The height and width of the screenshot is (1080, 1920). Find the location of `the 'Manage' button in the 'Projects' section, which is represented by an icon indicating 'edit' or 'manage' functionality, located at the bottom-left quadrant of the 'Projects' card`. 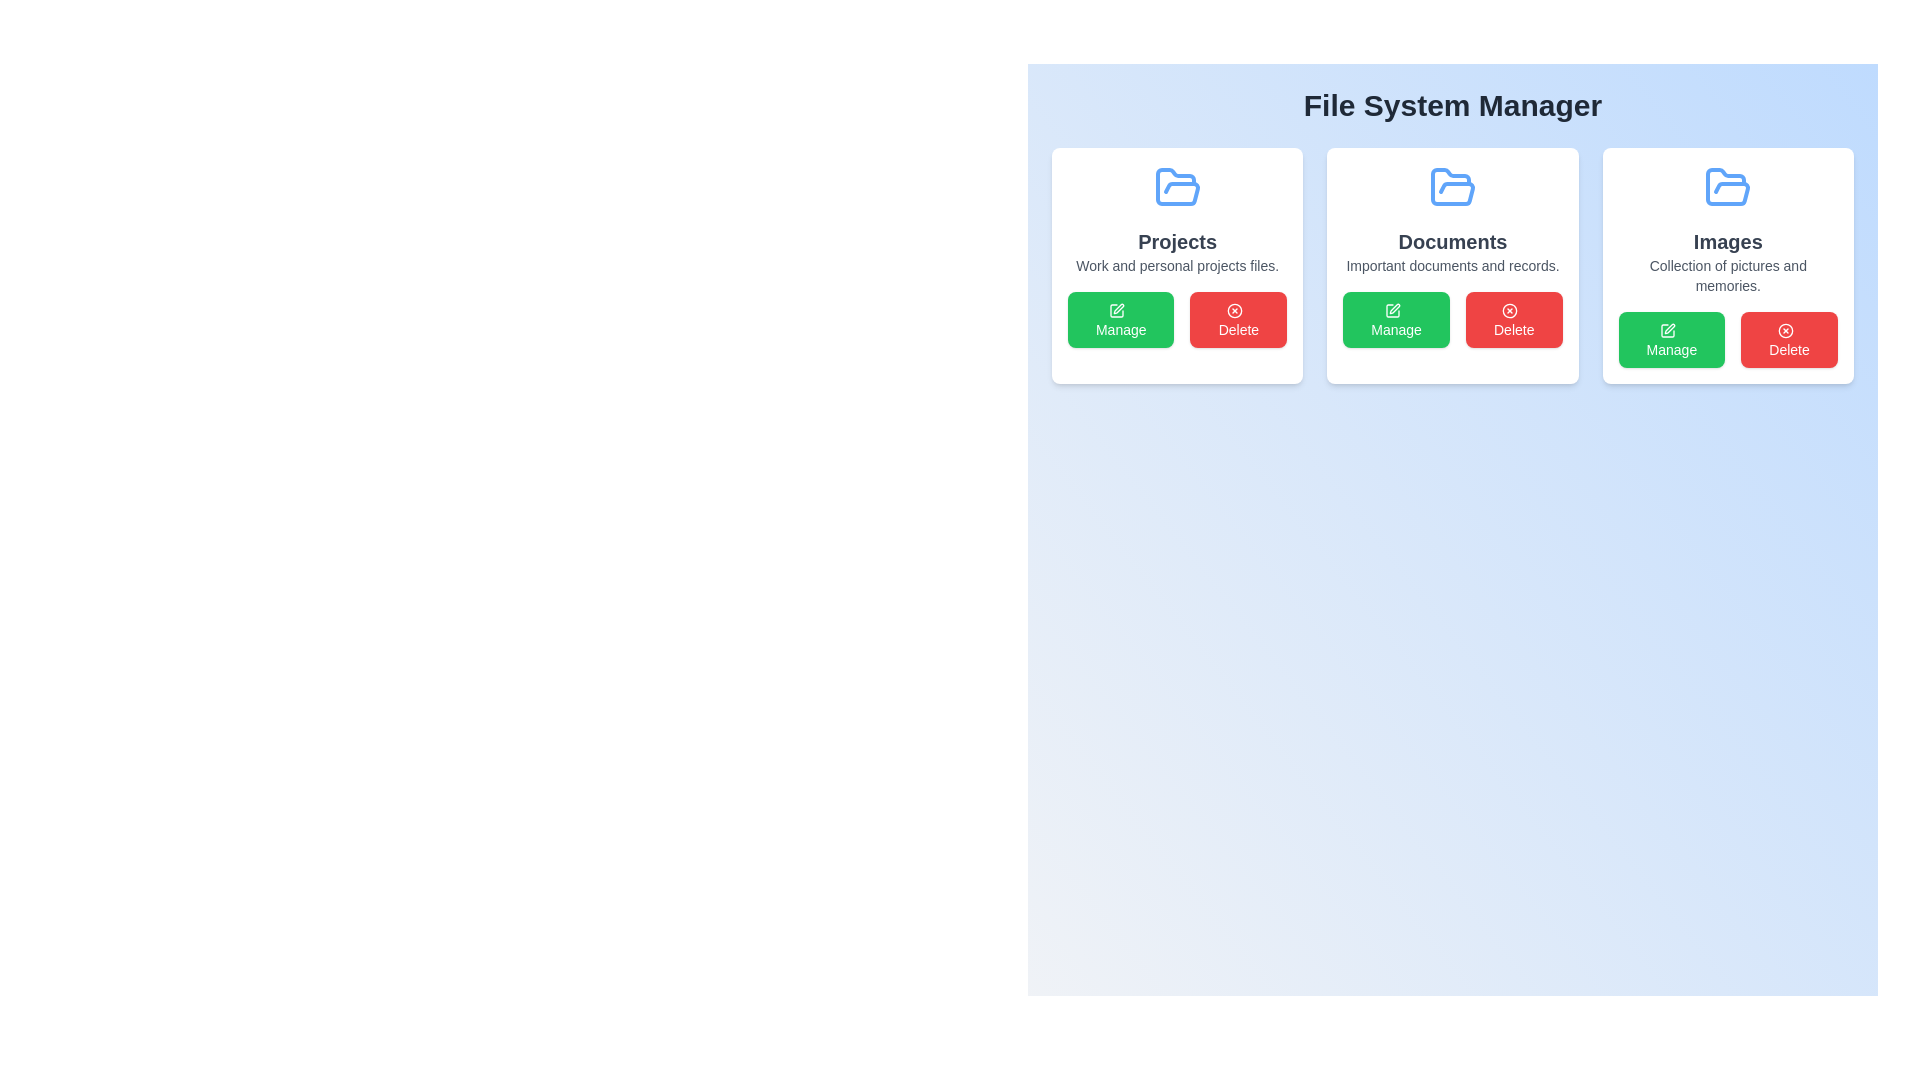

the 'Manage' button in the 'Projects' section, which is represented by an icon indicating 'edit' or 'manage' functionality, located at the bottom-left quadrant of the 'Projects' card is located at coordinates (1116, 311).